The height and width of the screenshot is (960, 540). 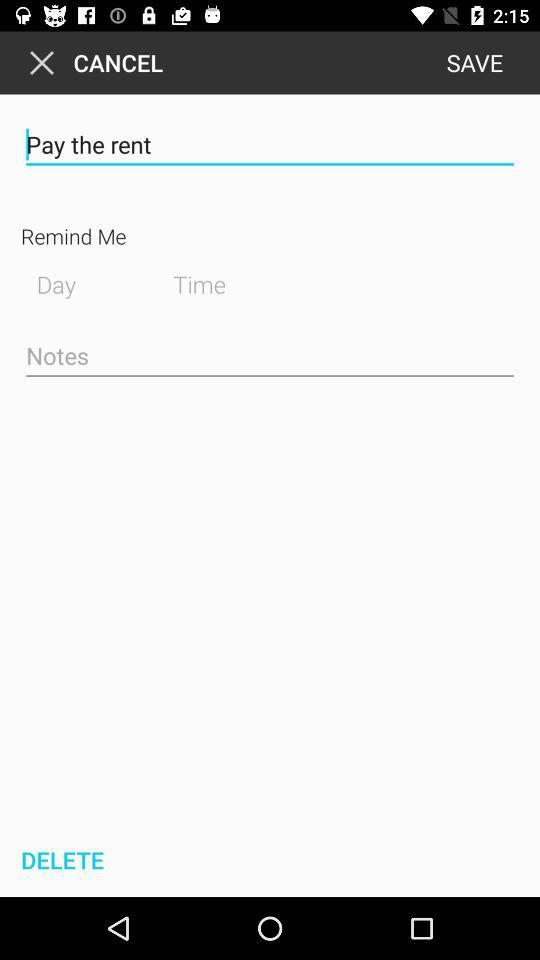 I want to click on the item above pay the rent item, so click(x=473, y=62).